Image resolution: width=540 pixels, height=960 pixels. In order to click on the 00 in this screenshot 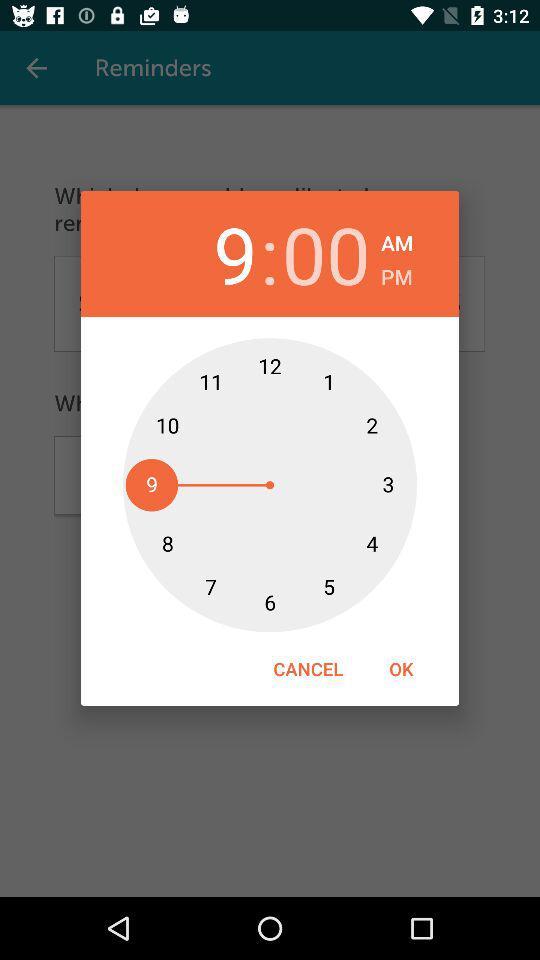, I will do `click(326, 253)`.